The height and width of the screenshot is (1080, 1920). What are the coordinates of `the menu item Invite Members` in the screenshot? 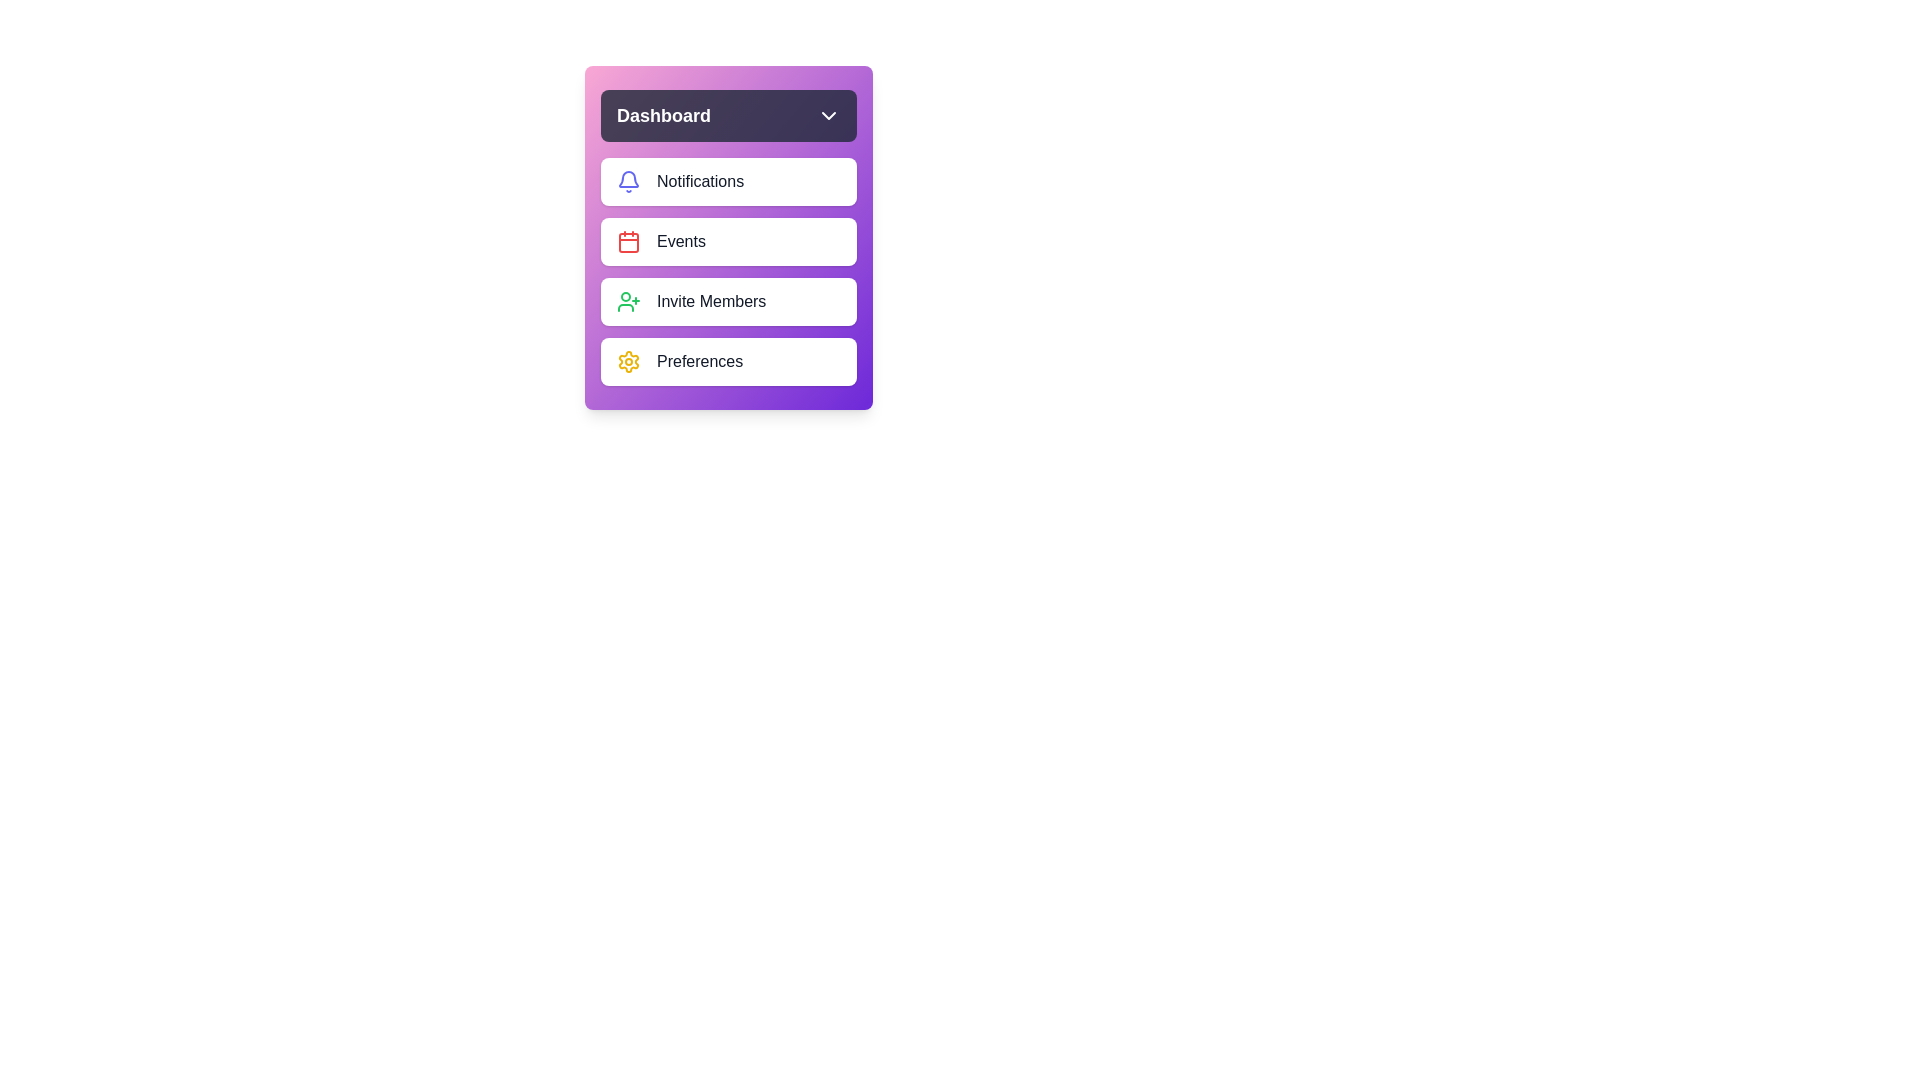 It's located at (728, 301).